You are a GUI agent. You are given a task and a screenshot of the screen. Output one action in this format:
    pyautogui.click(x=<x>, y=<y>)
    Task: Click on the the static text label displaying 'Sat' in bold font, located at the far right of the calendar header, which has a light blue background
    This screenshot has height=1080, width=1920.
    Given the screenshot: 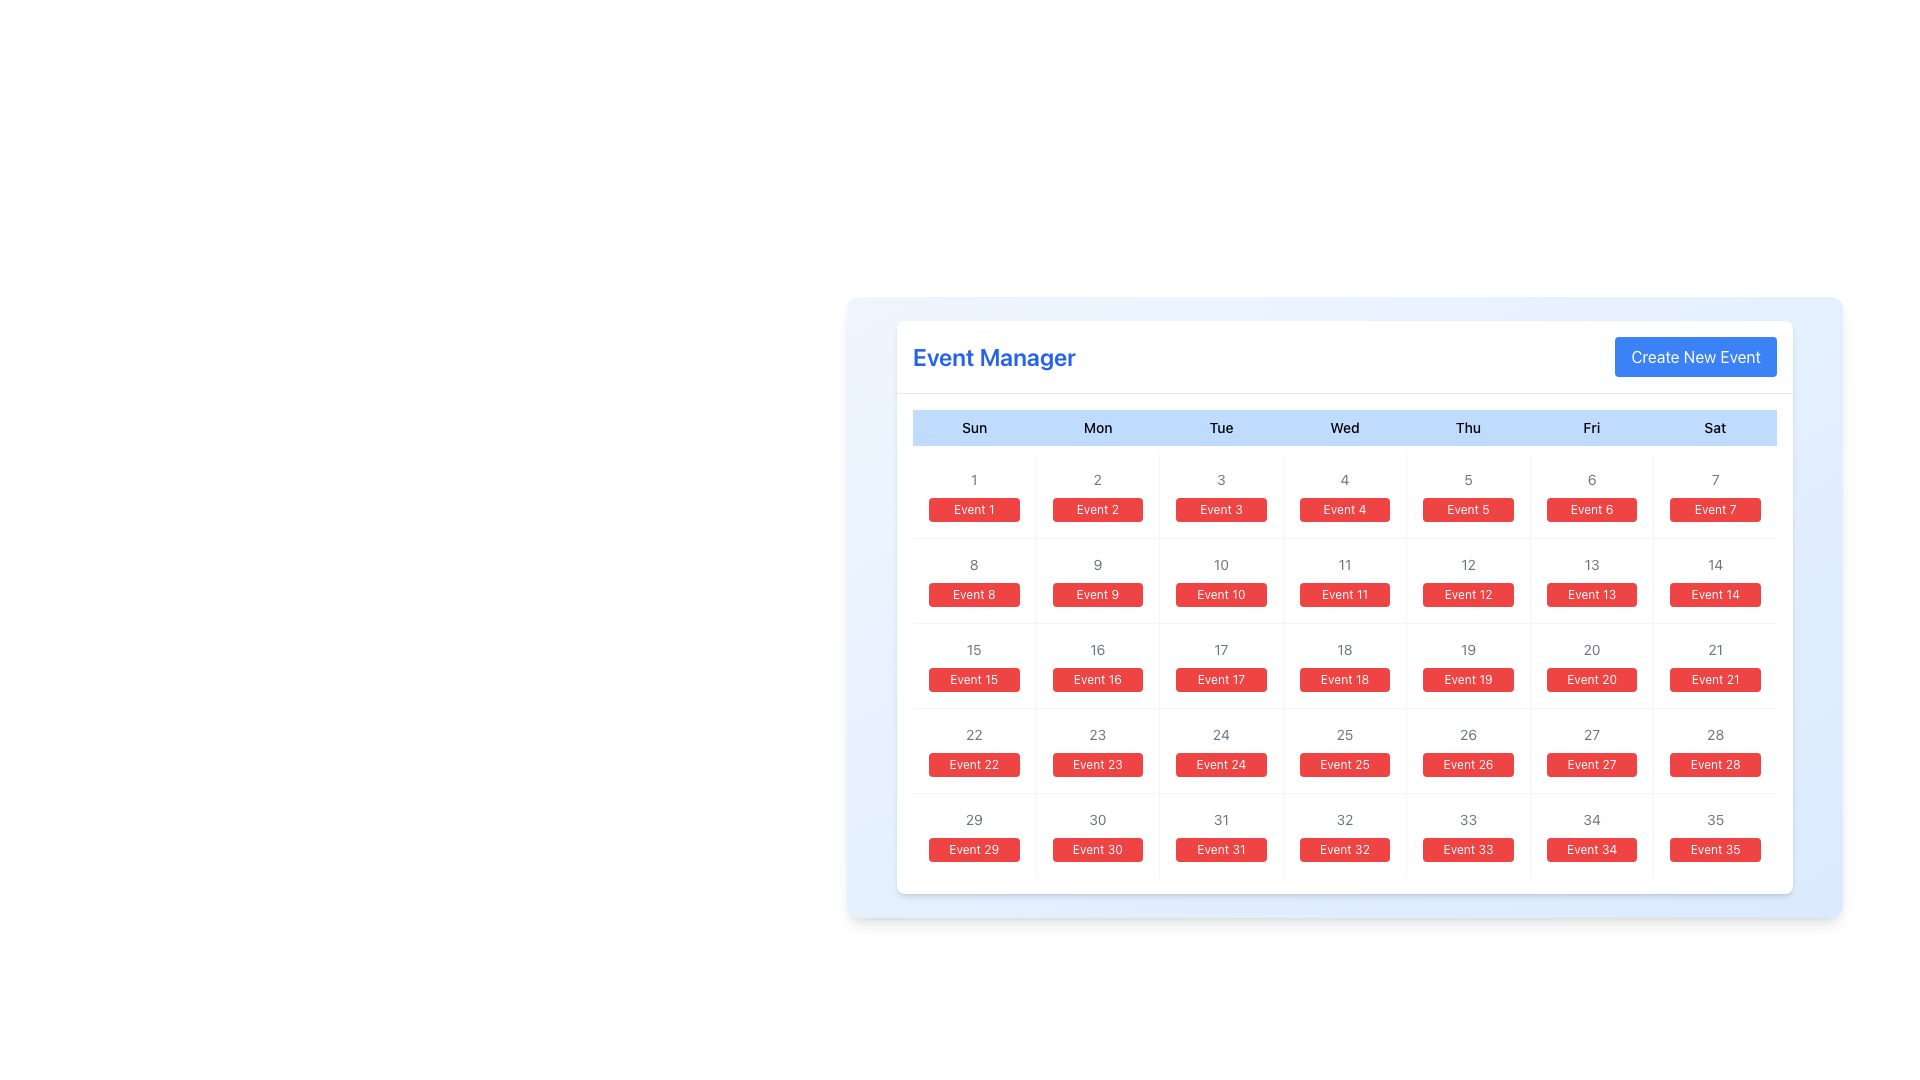 What is the action you would take?
    pyautogui.click(x=1714, y=427)
    